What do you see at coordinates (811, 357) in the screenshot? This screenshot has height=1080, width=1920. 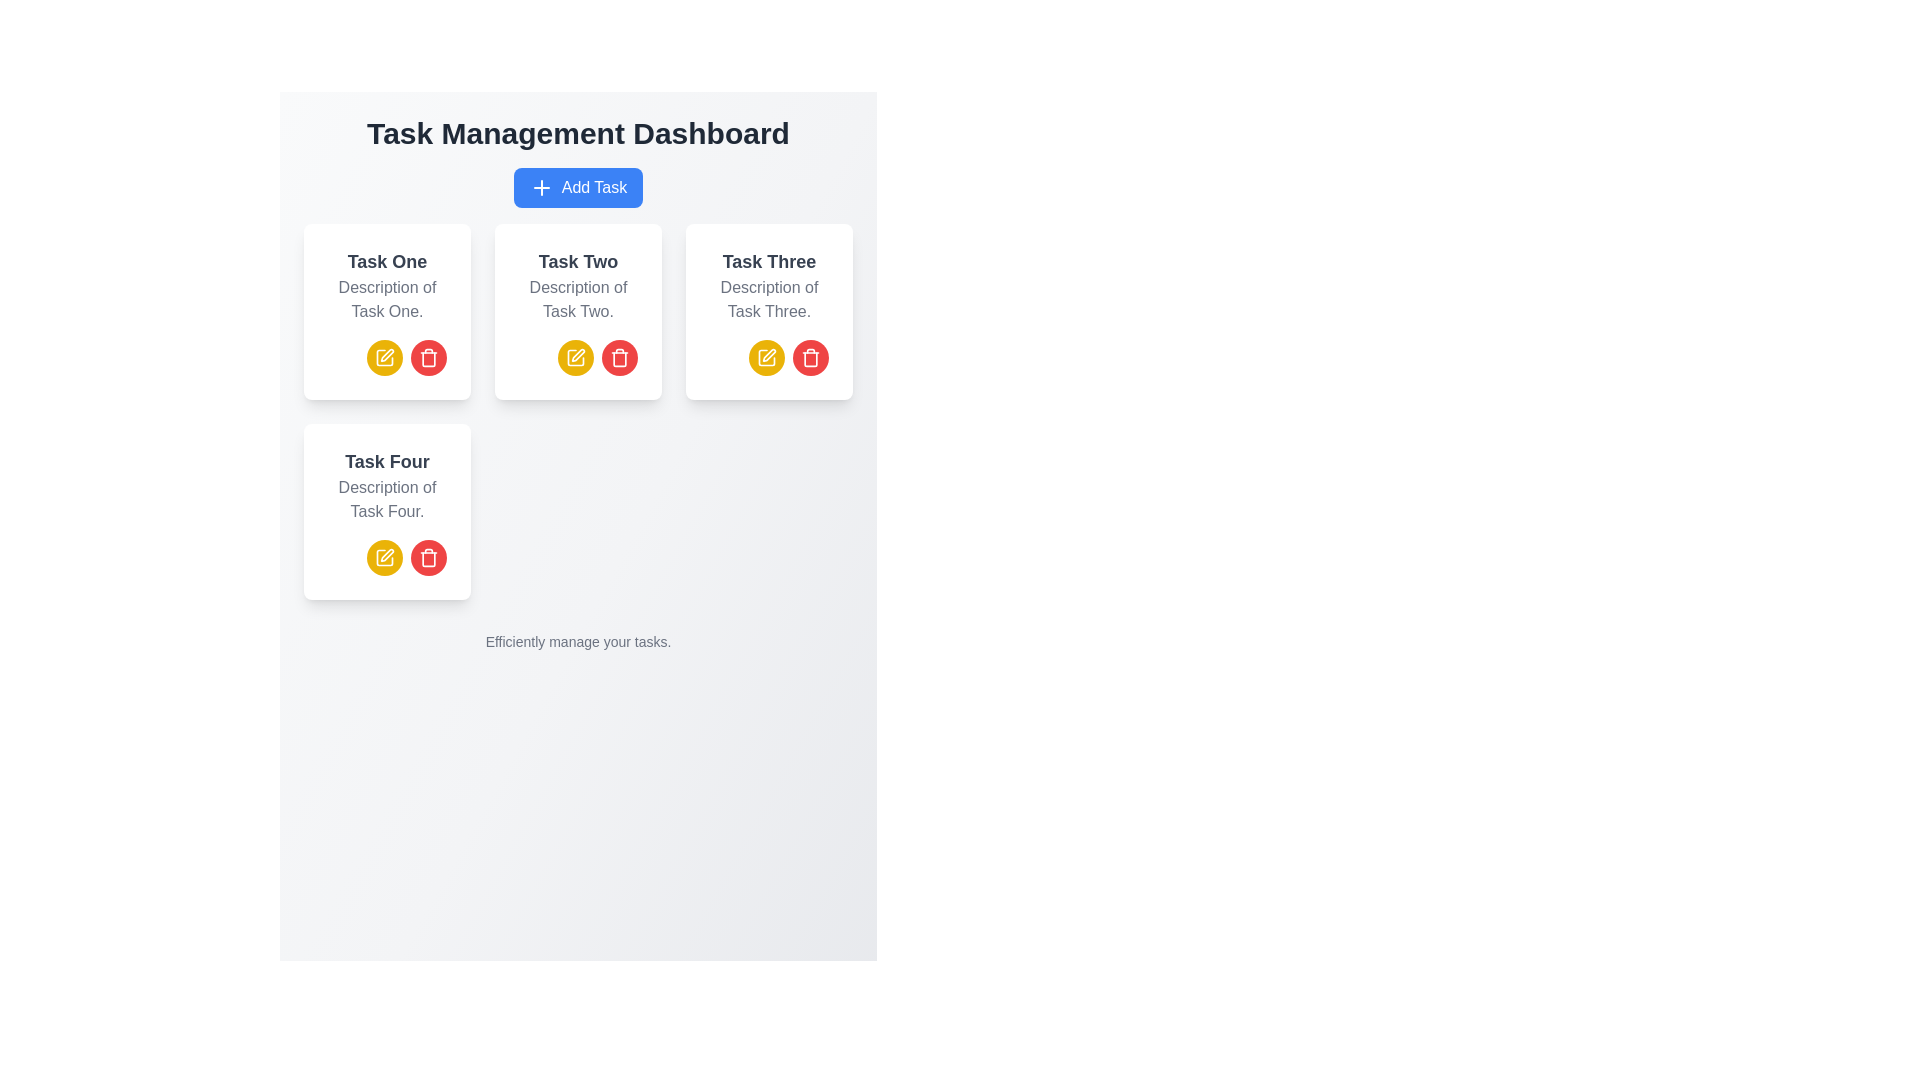 I see `the delete button located at the bottom-right corner of the 'Task Three' card` at bounding box center [811, 357].